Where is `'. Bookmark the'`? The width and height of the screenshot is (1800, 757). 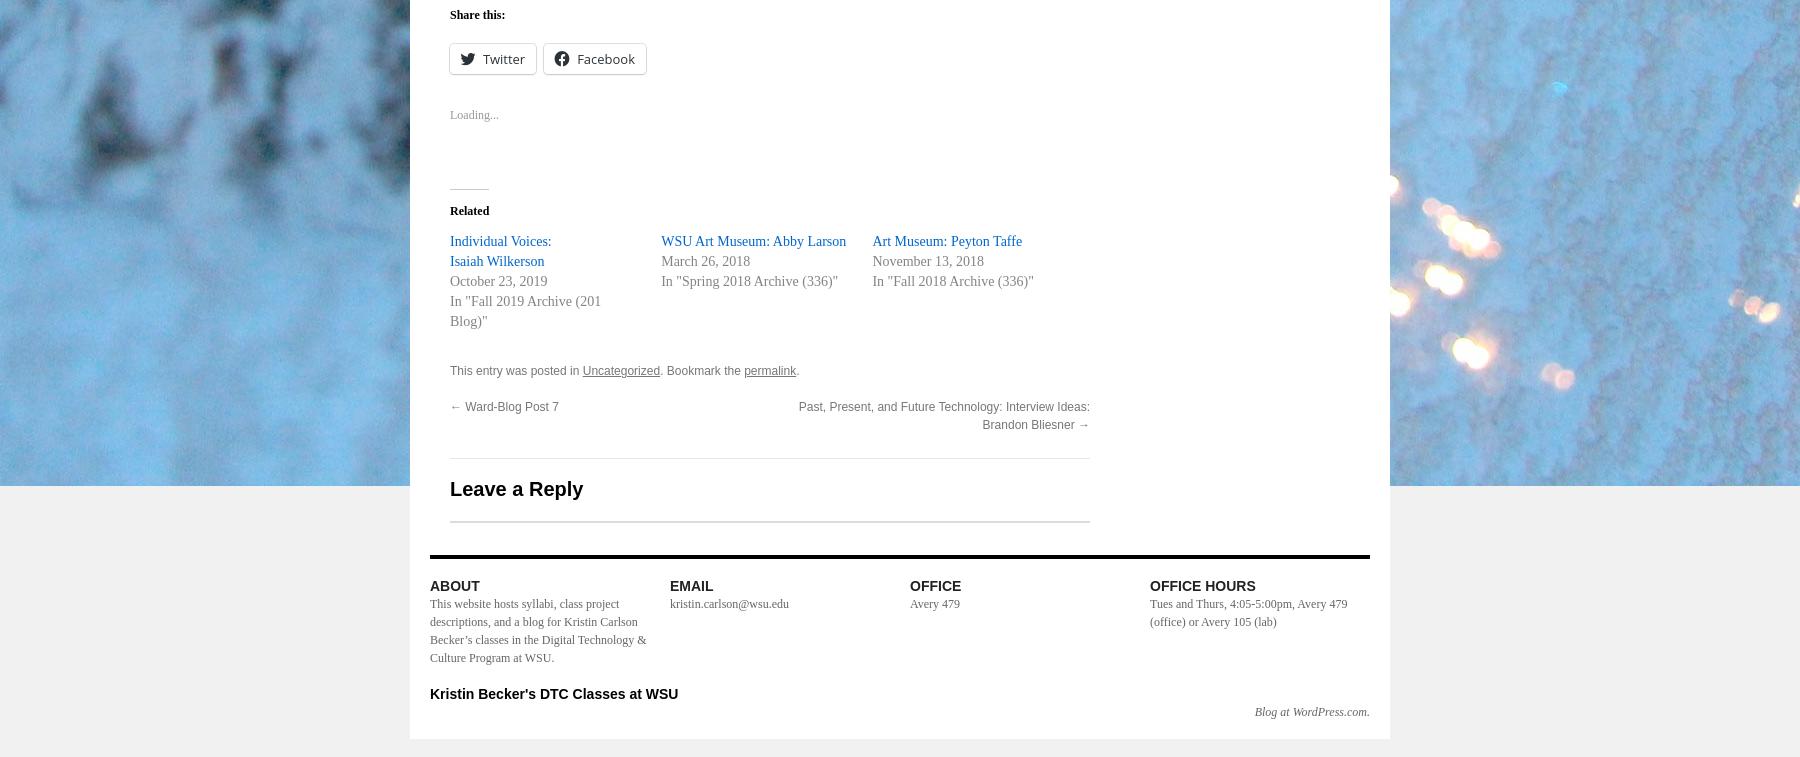 '. Bookmark the' is located at coordinates (701, 370).